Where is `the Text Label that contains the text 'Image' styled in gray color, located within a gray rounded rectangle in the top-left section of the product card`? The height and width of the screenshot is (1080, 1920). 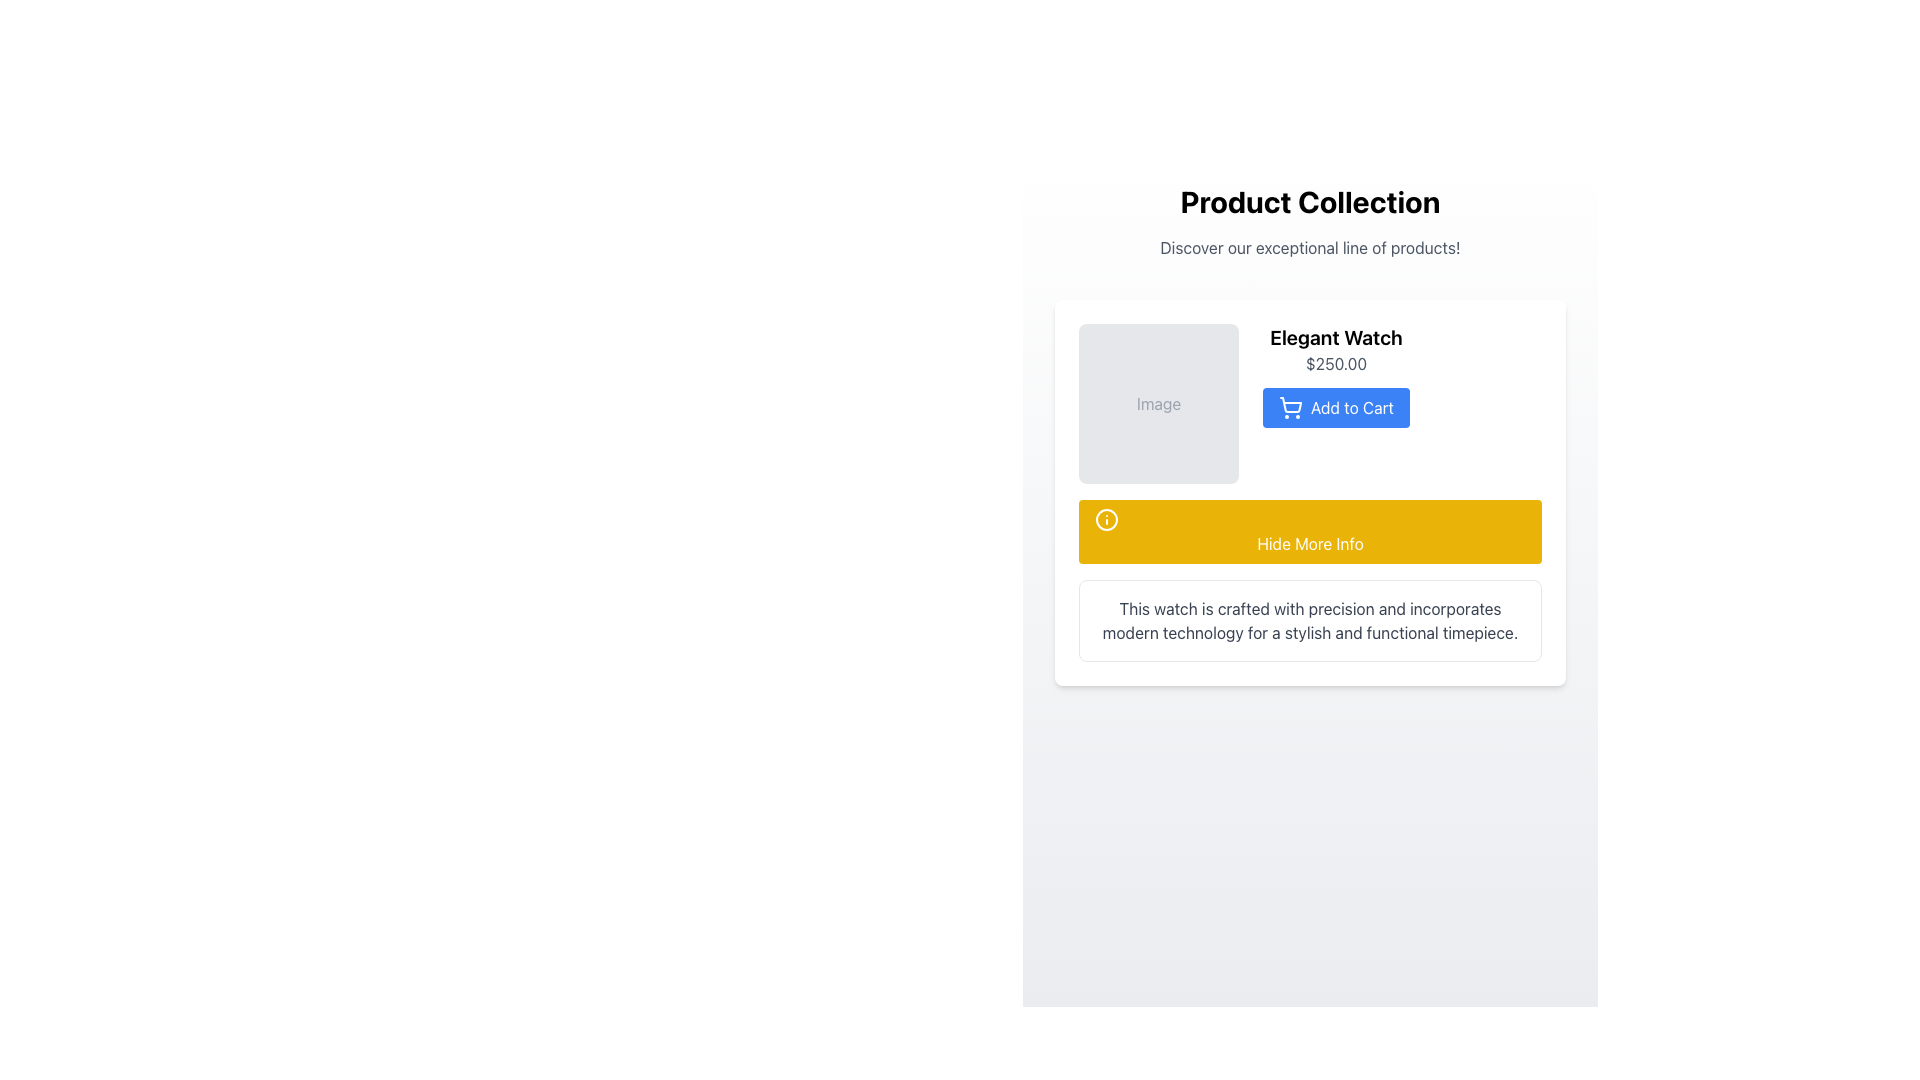 the Text Label that contains the text 'Image' styled in gray color, located within a gray rounded rectangle in the top-left section of the product card is located at coordinates (1158, 404).